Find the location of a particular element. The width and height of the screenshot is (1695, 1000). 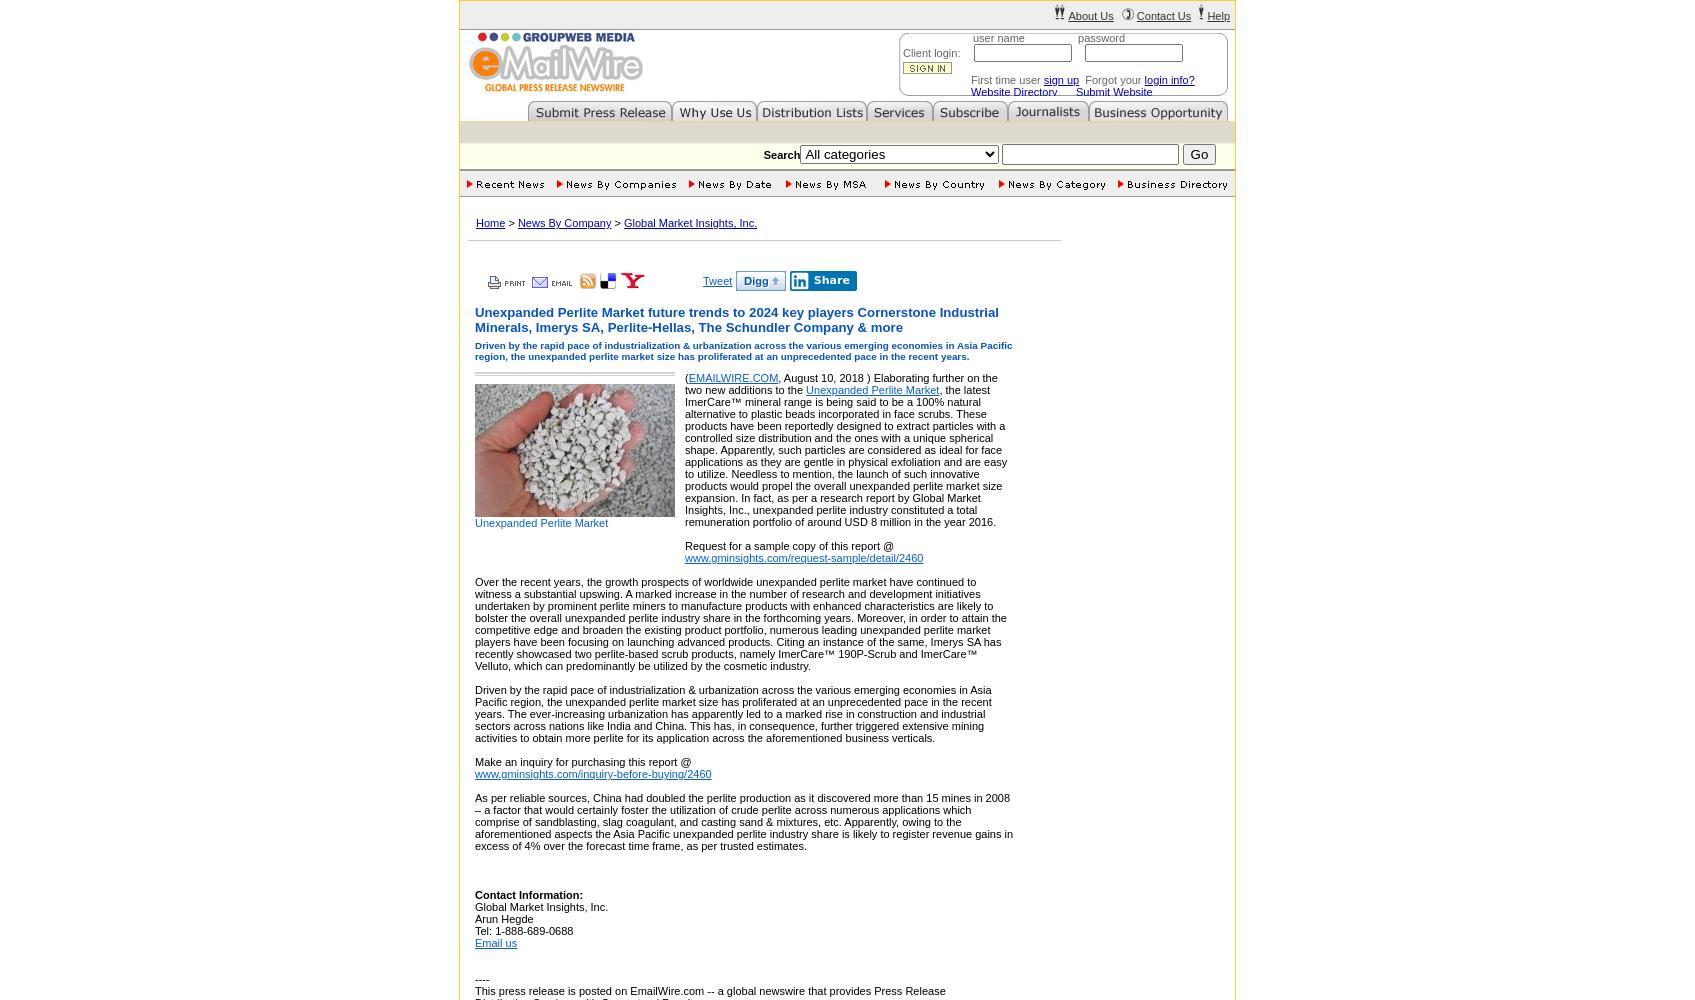

'Email us' is located at coordinates (473, 942).